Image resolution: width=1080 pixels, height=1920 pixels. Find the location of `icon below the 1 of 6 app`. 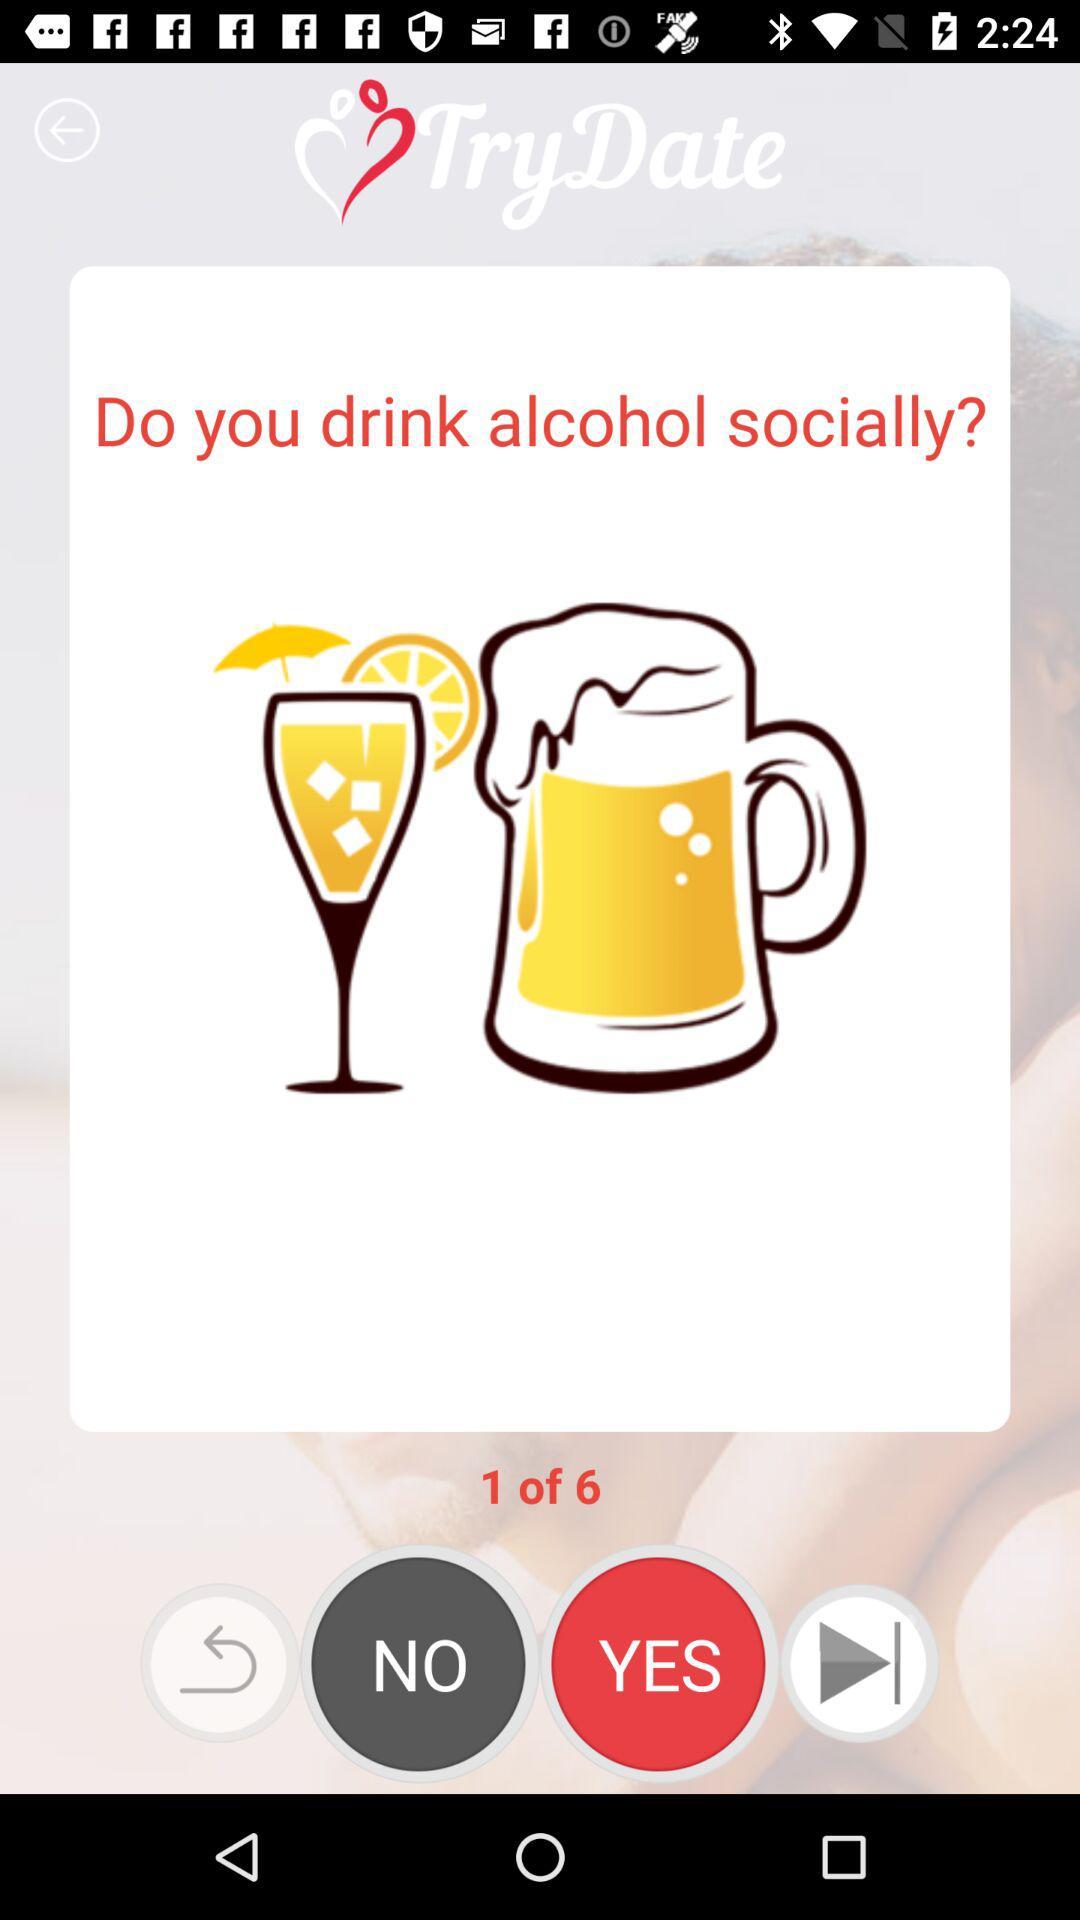

icon below the 1 of 6 app is located at coordinates (659, 1663).